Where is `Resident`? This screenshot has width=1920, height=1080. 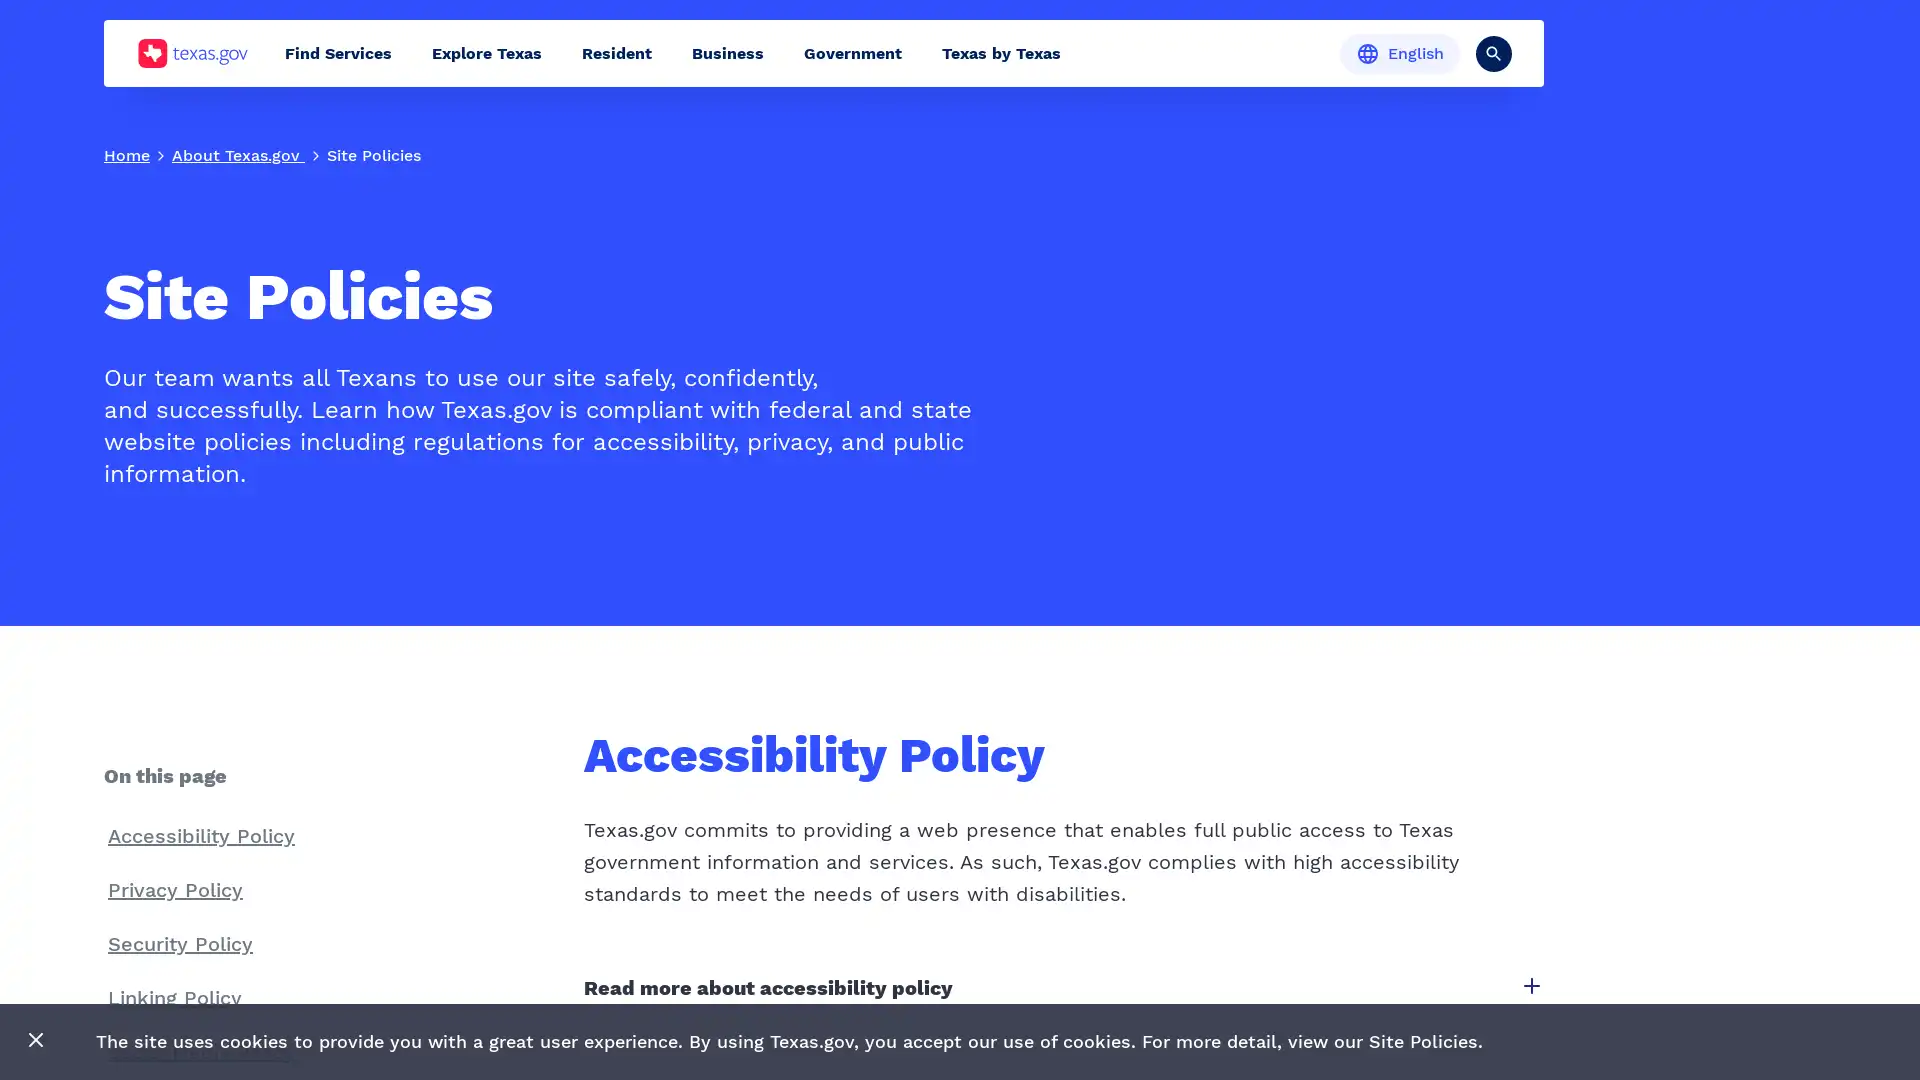
Resident is located at coordinates (616, 52).